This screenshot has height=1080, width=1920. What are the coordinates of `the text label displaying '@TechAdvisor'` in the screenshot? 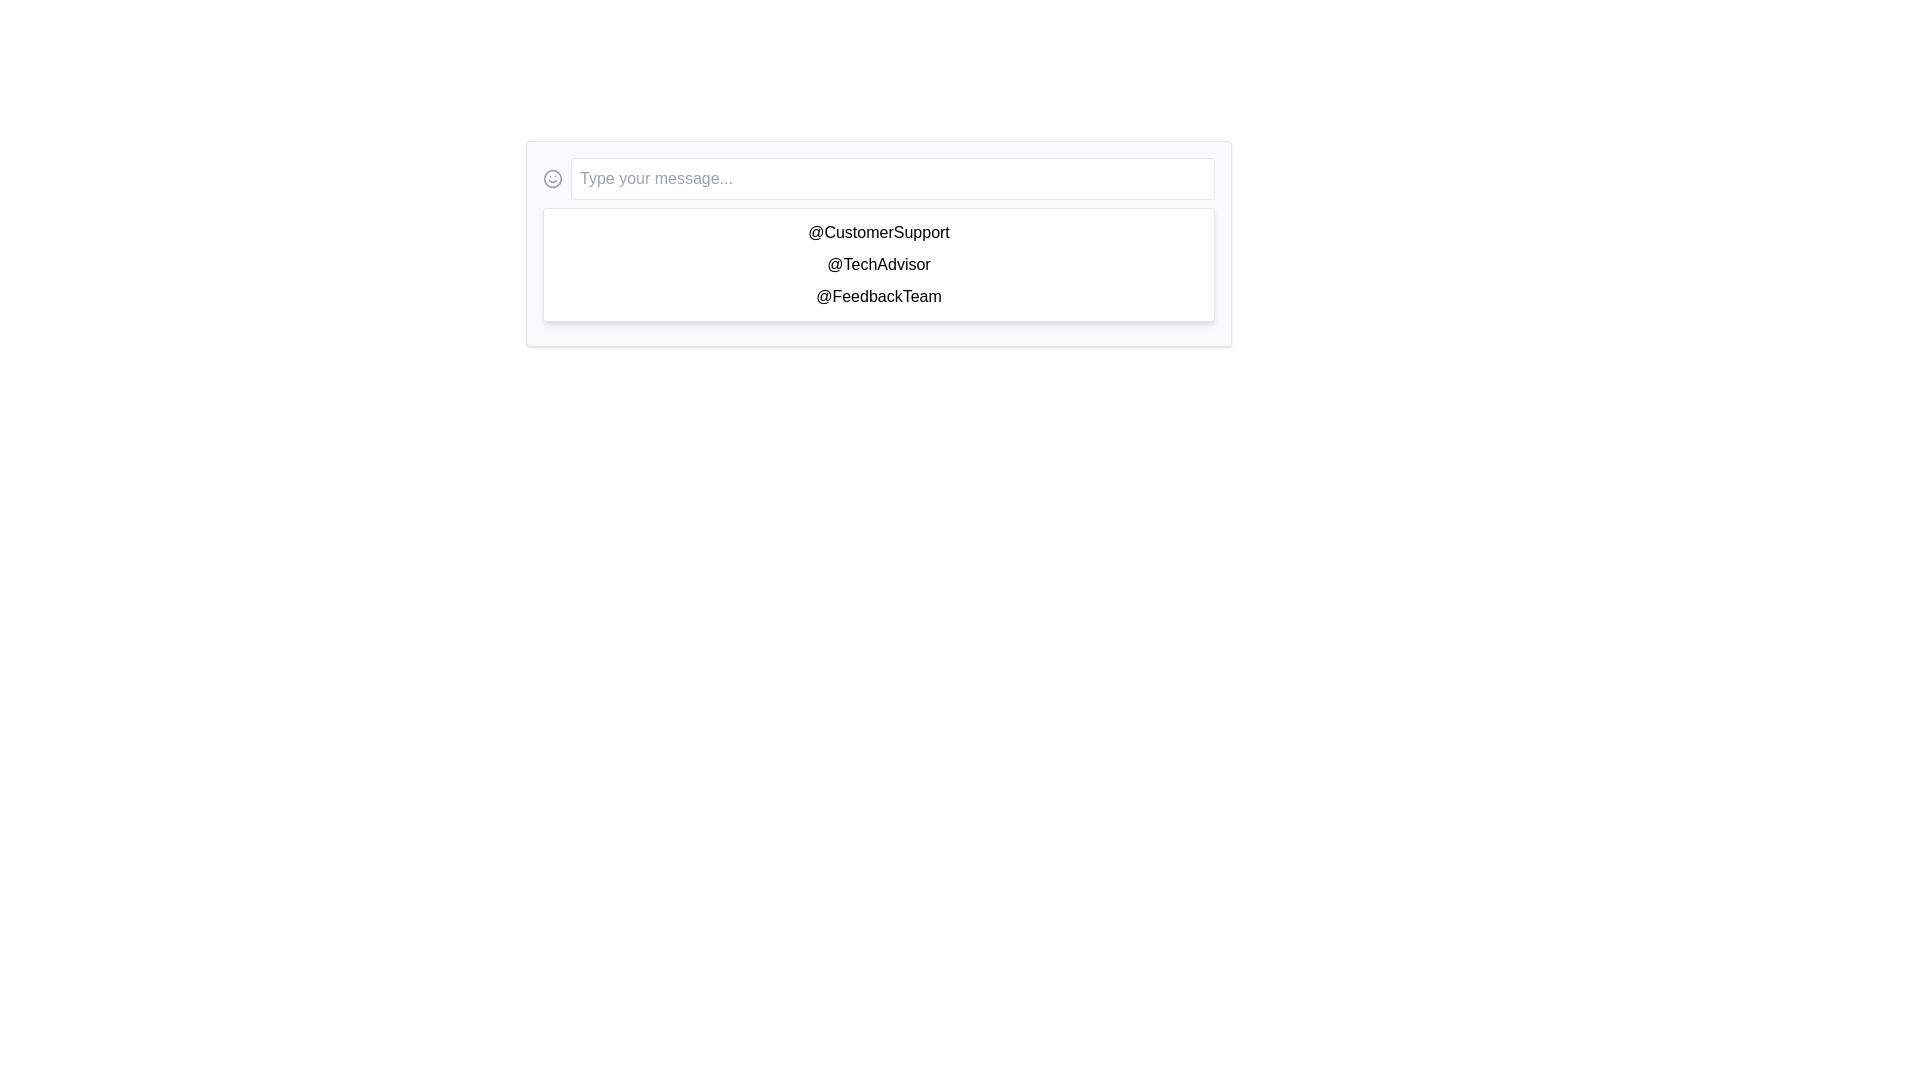 It's located at (878, 264).